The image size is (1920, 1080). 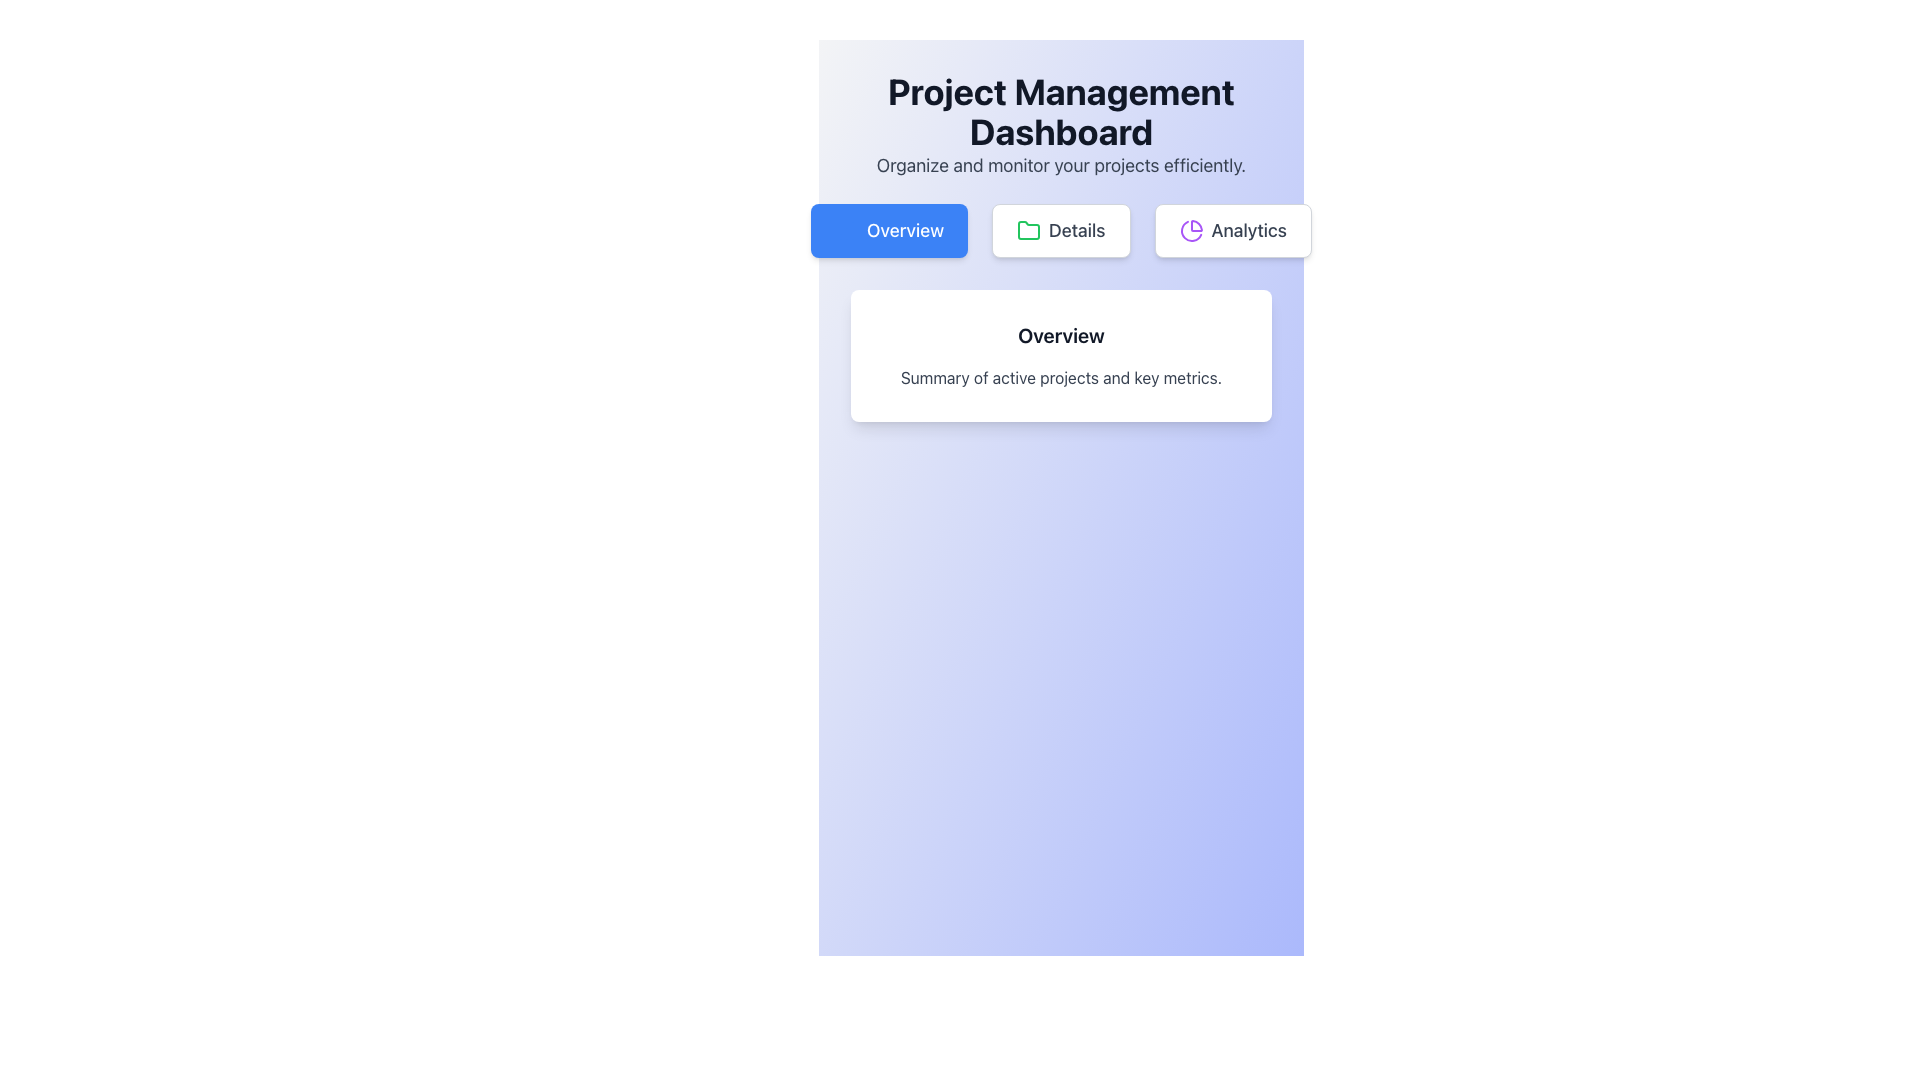 I want to click on the purple pie chart icon within the 'Analytics' button located at the top right of the interface, so click(x=1191, y=230).